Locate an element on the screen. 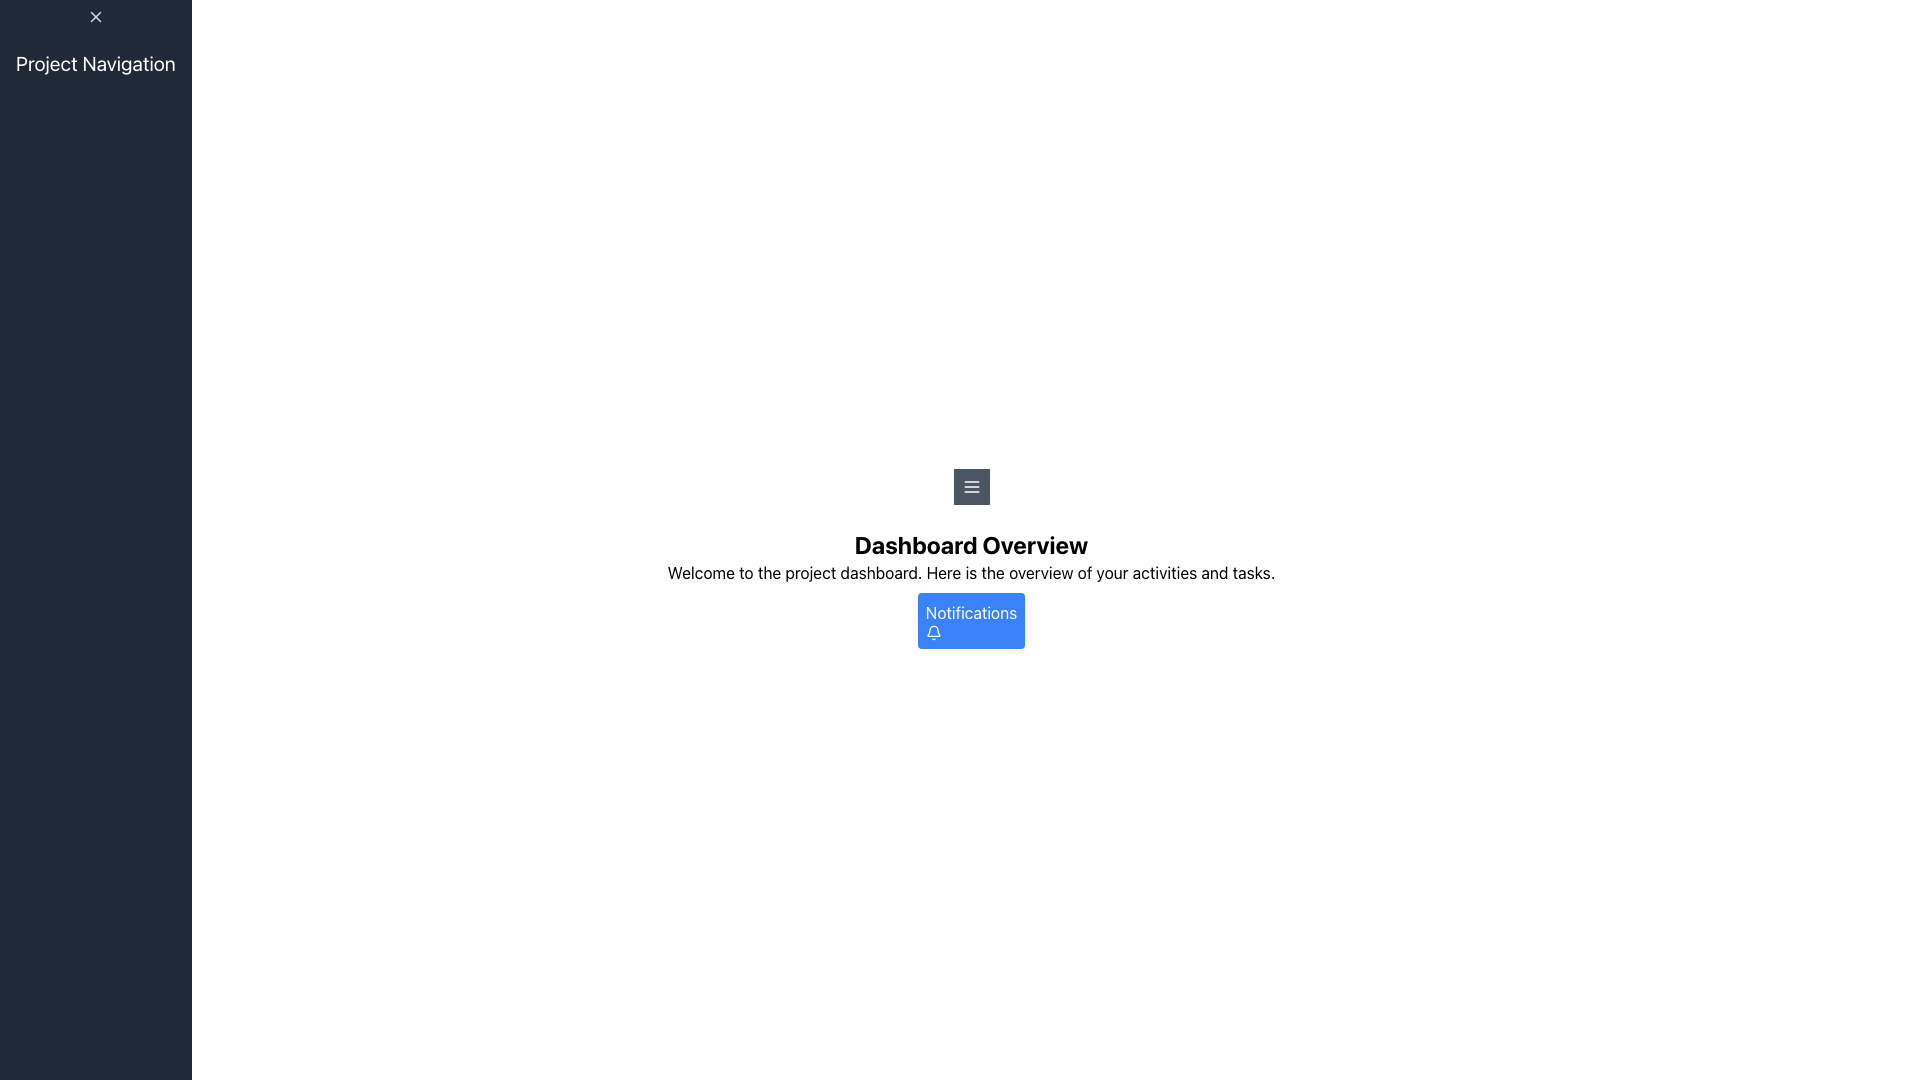  the blue 'Notifications' button with rounded corners located in the 'Dashboard Overview' section is located at coordinates (971, 604).